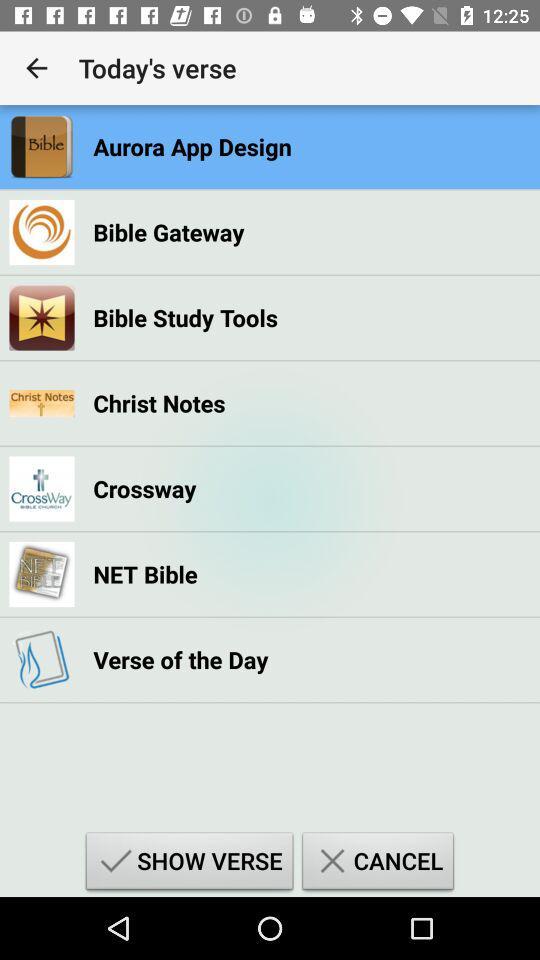  What do you see at coordinates (180, 658) in the screenshot?
I see `verse of the item` at bounding box center [180, 658].